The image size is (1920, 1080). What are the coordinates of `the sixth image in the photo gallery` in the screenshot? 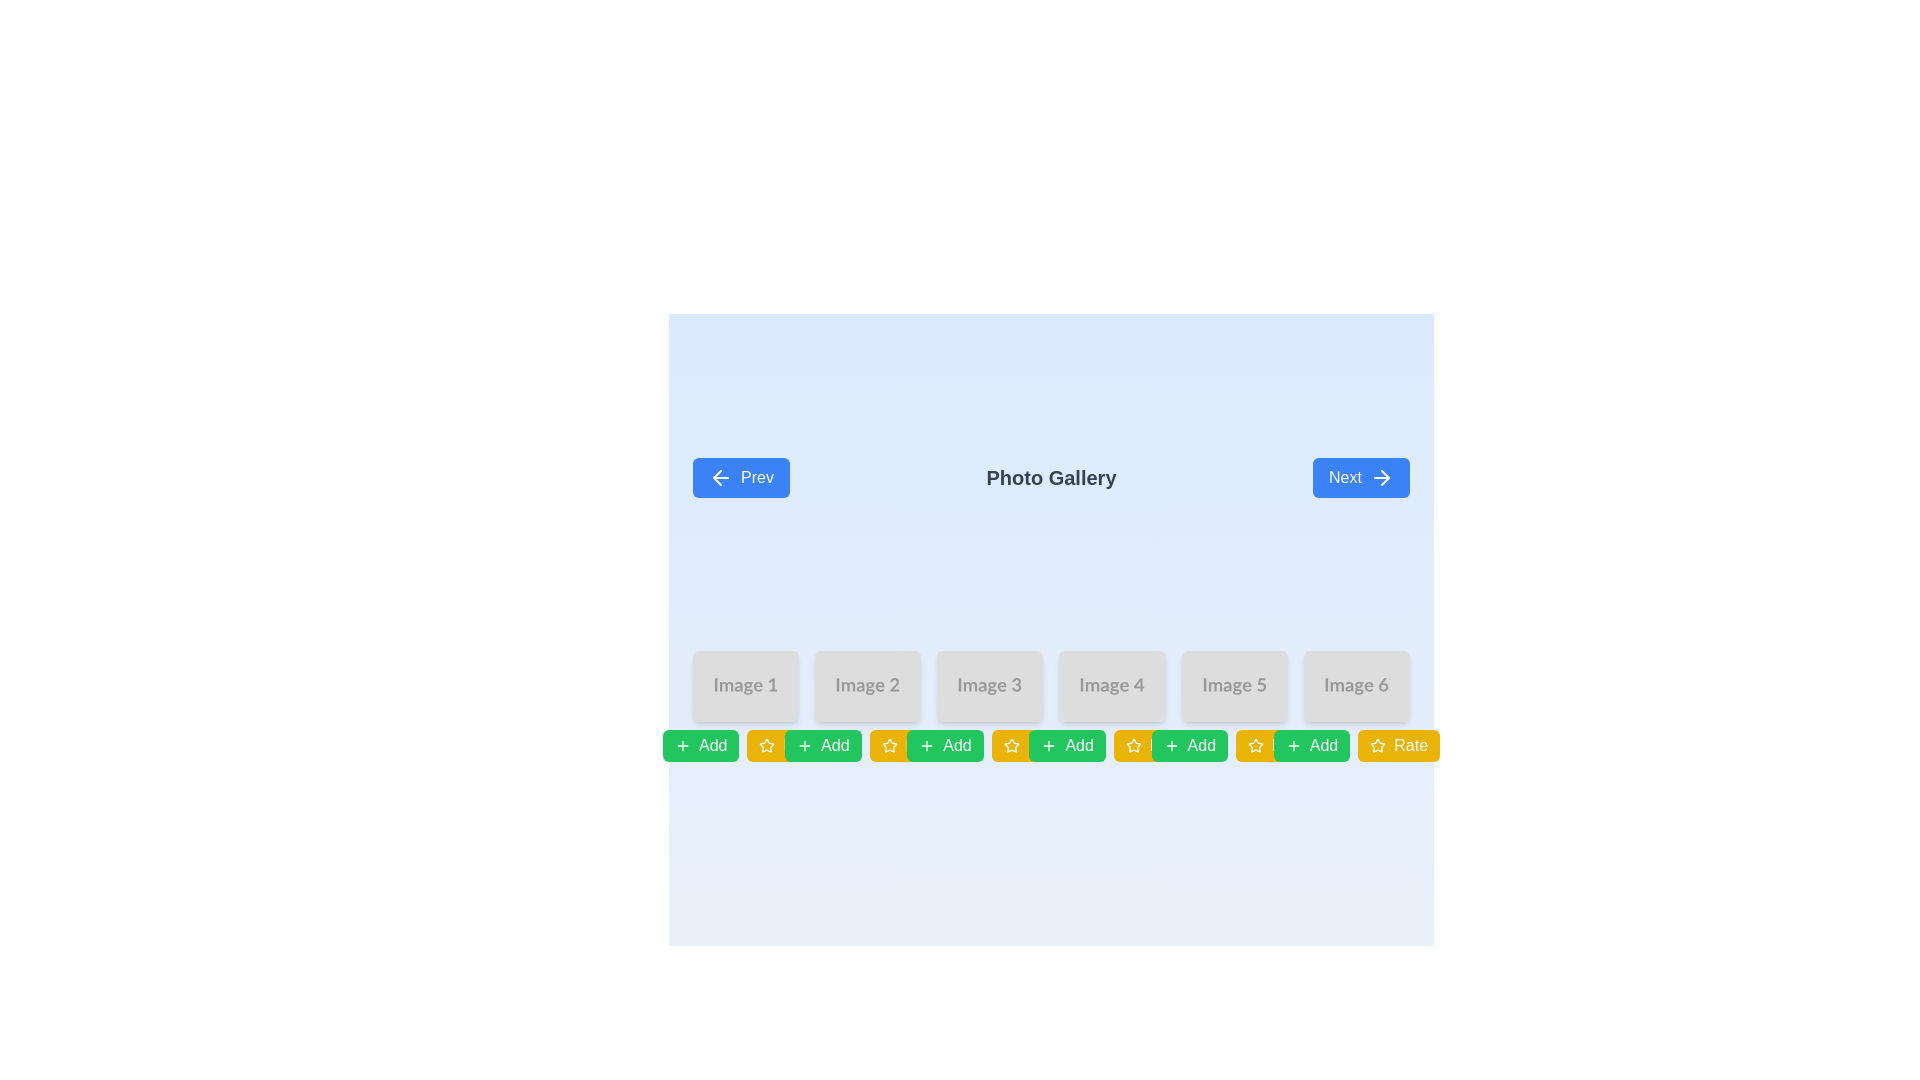 It's located at (1356, 685).